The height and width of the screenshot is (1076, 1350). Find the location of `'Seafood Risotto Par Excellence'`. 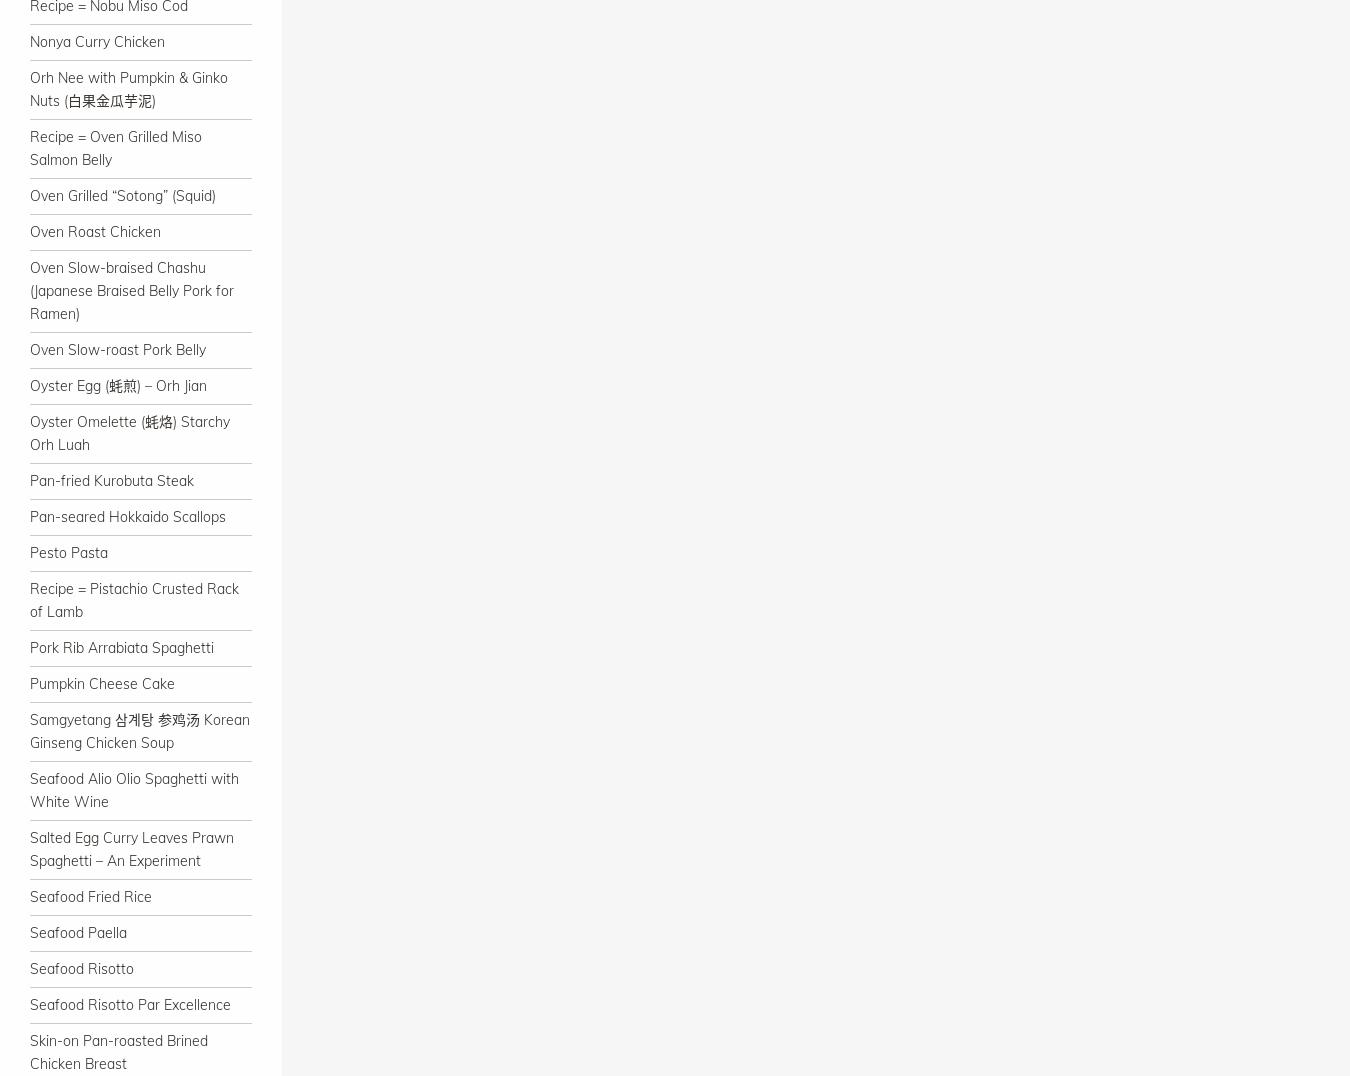

'Seafood Risotto Par Excellence' is located at coordinates (130, 1003).